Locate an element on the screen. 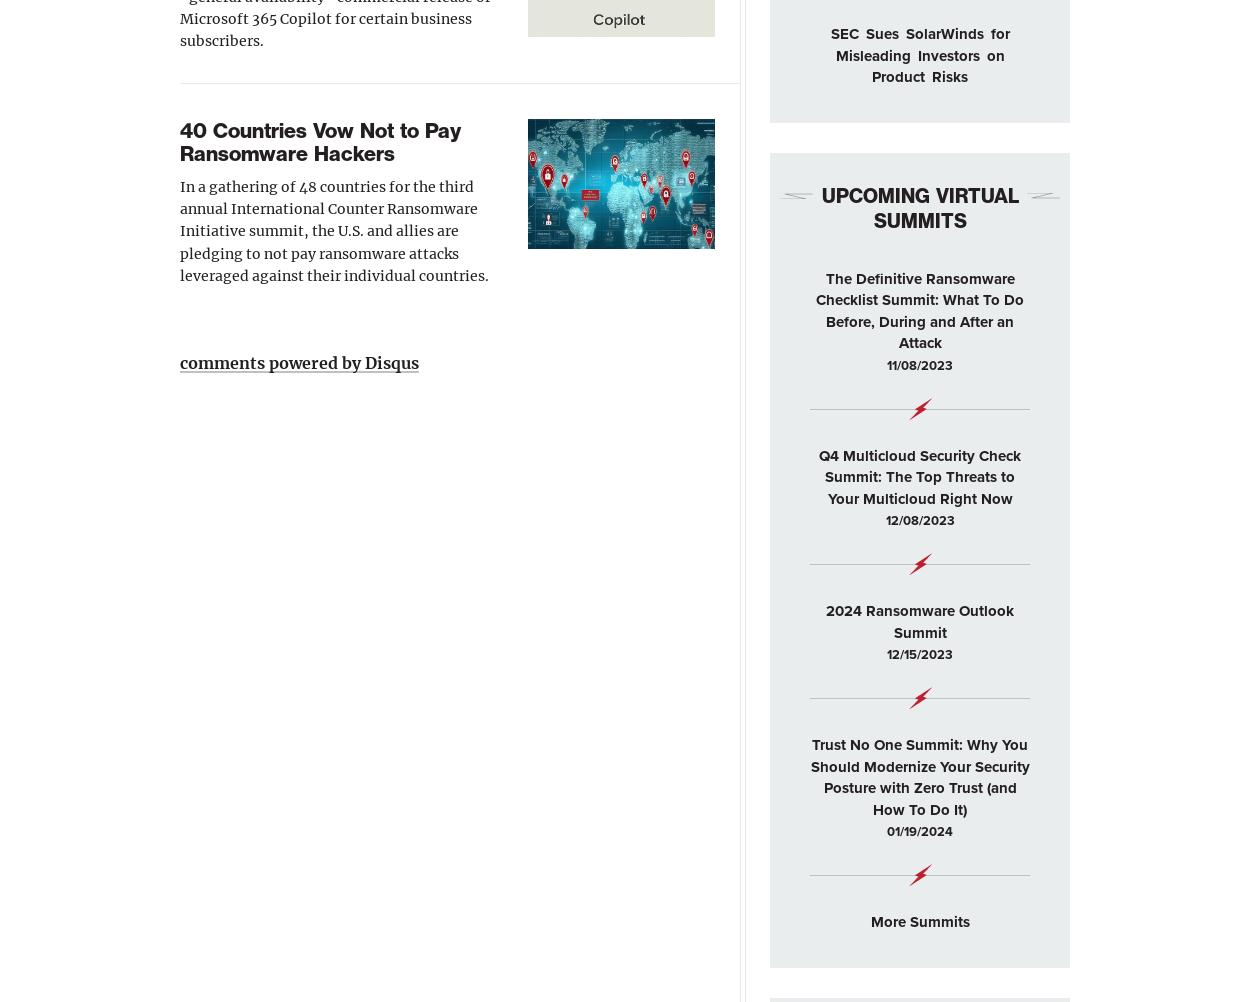 This screenshot has width=1250, height=1002. 'Disqus' is located at coordinates (392, 362).